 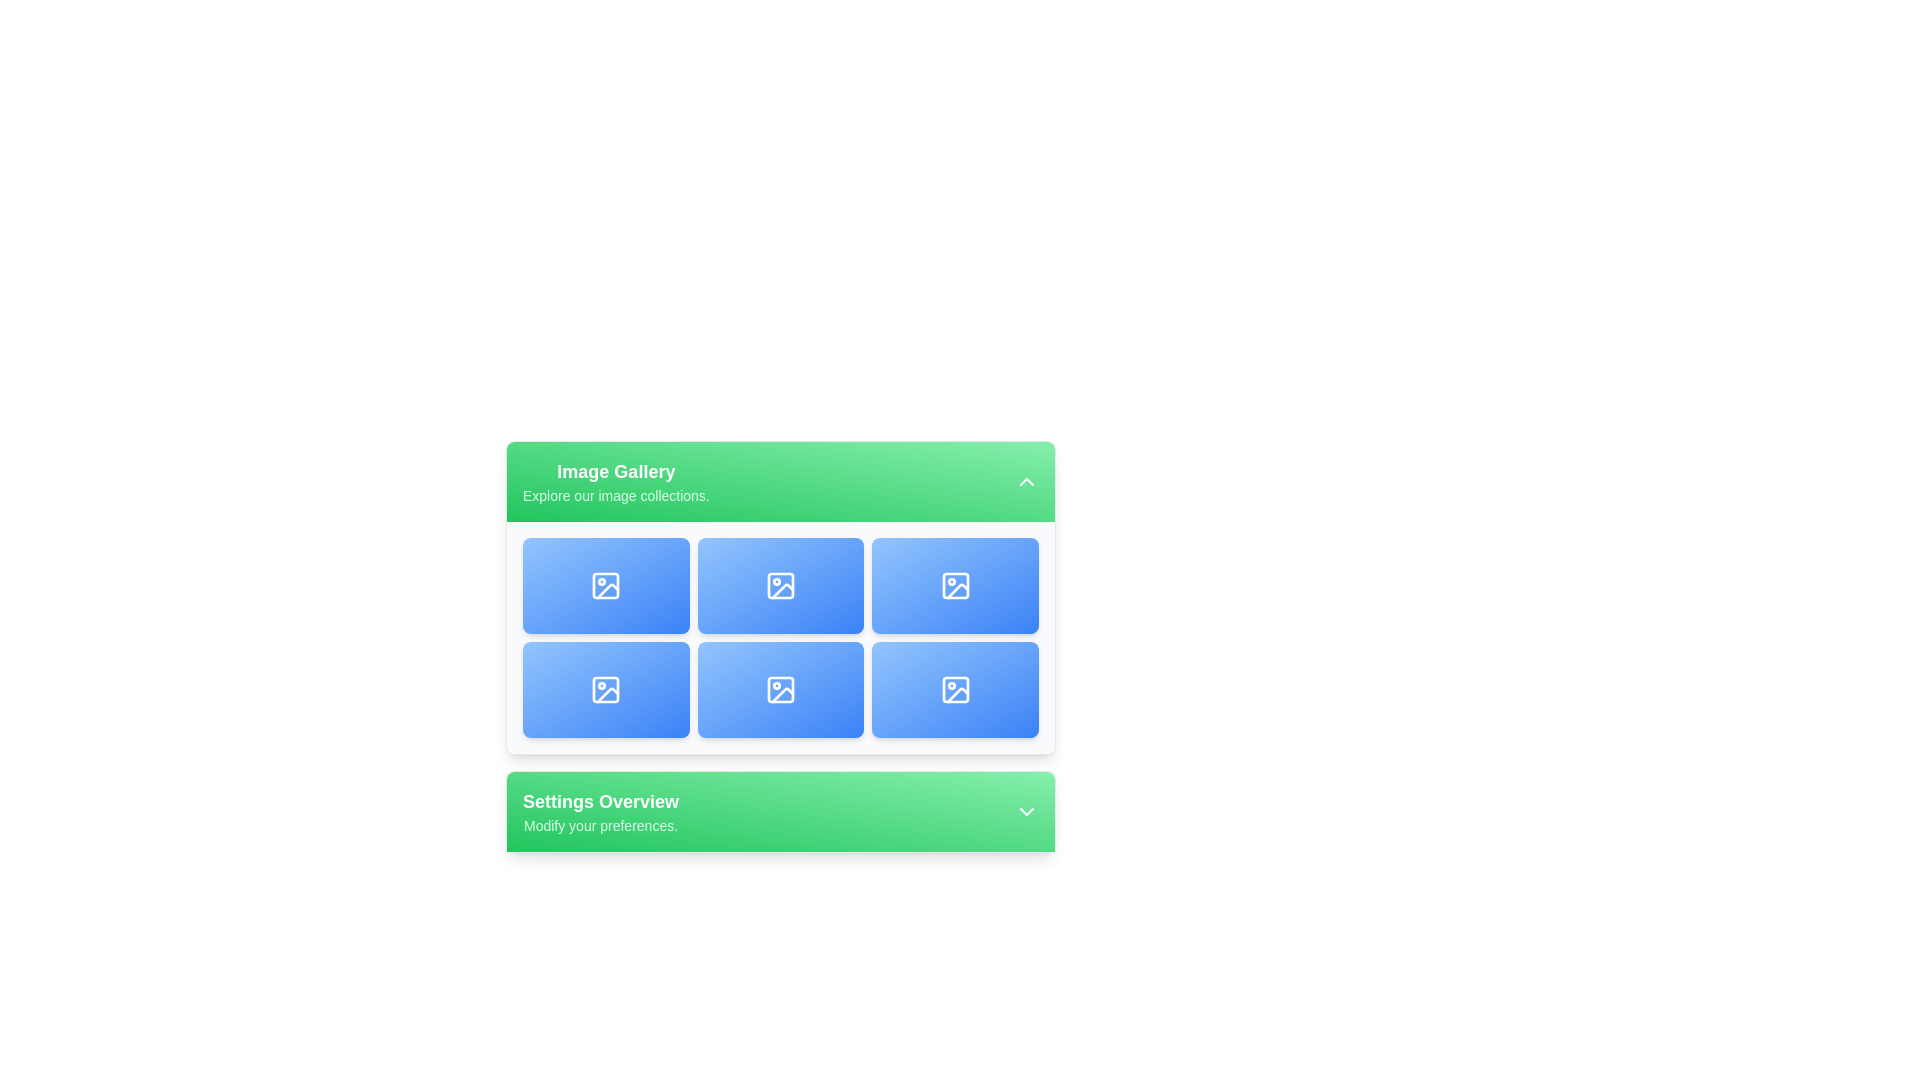 I want to click on the button located, so click(x=780, y=689).